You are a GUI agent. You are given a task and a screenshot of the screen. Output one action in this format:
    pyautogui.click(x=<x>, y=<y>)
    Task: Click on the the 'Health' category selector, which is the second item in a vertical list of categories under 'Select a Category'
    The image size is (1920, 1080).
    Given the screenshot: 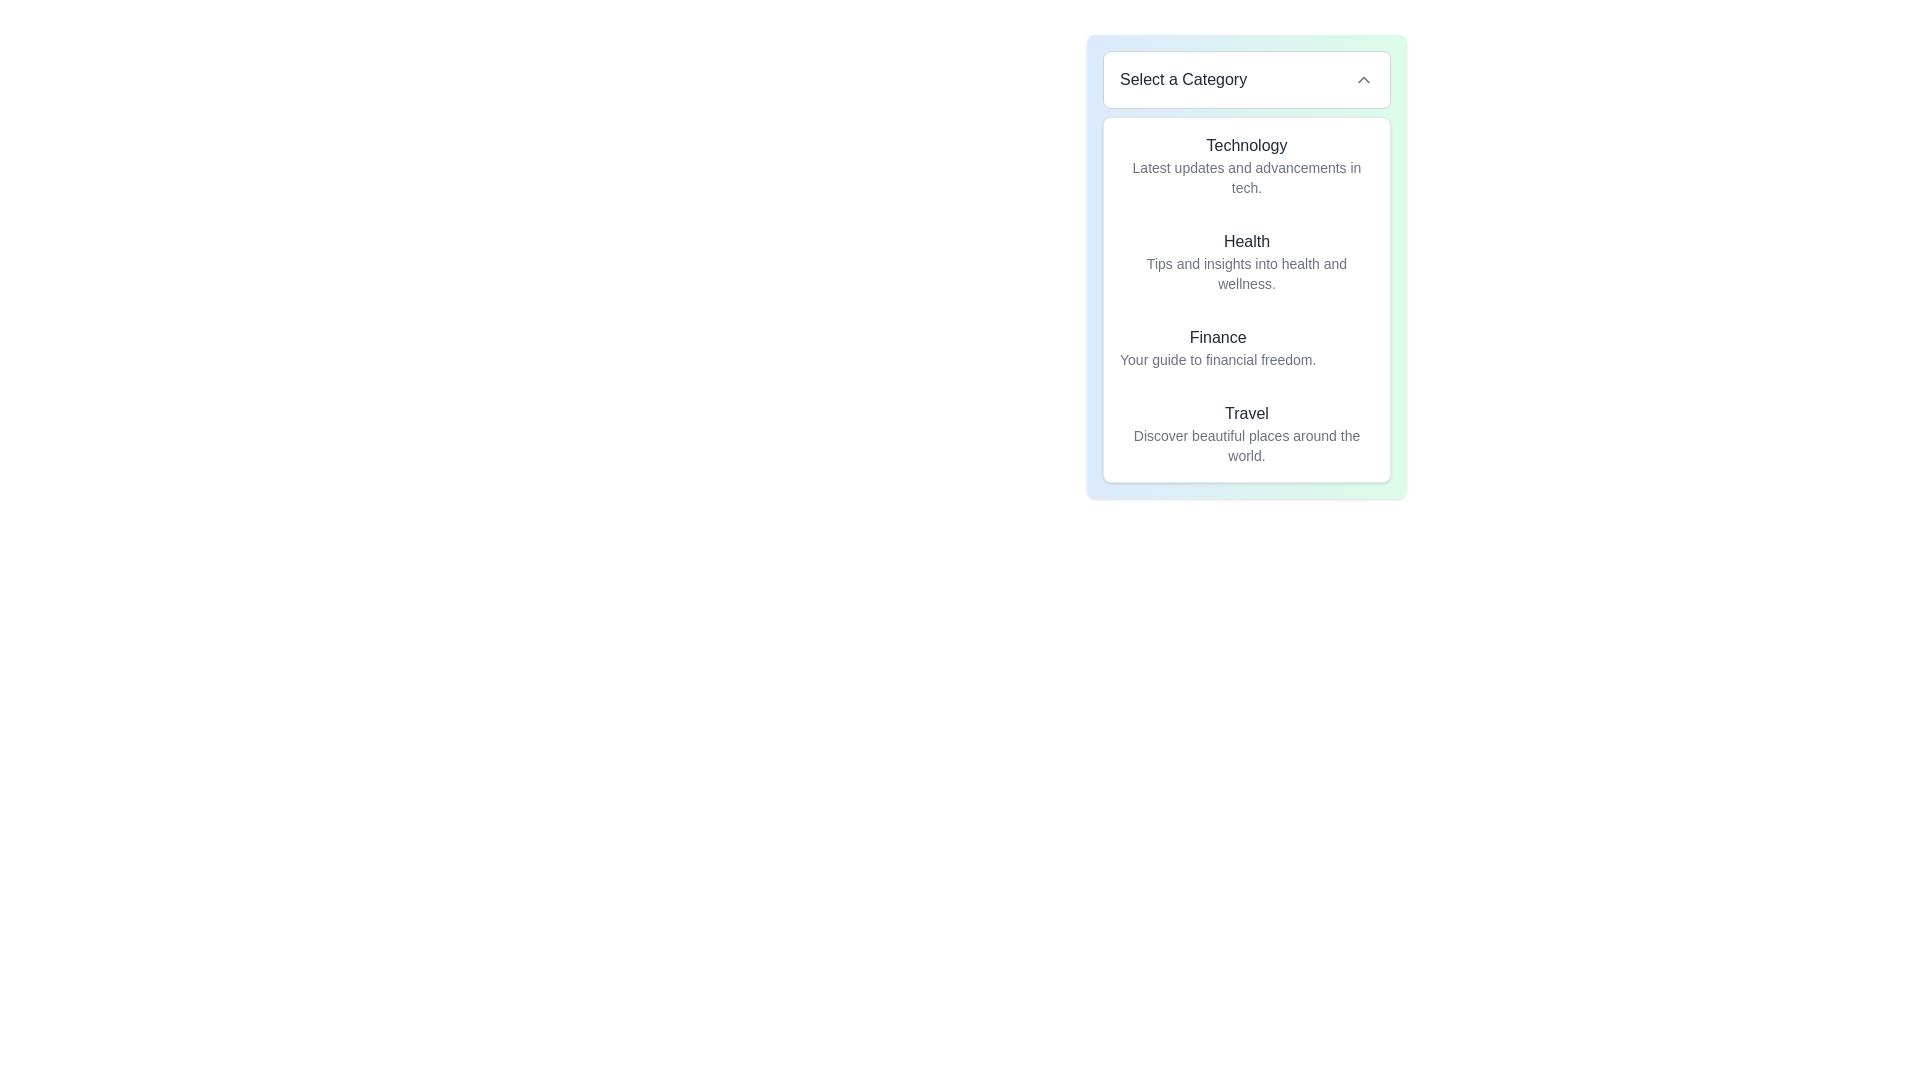 What is the action you would take?
    pyautogui.click(x=1246, y=261)
    